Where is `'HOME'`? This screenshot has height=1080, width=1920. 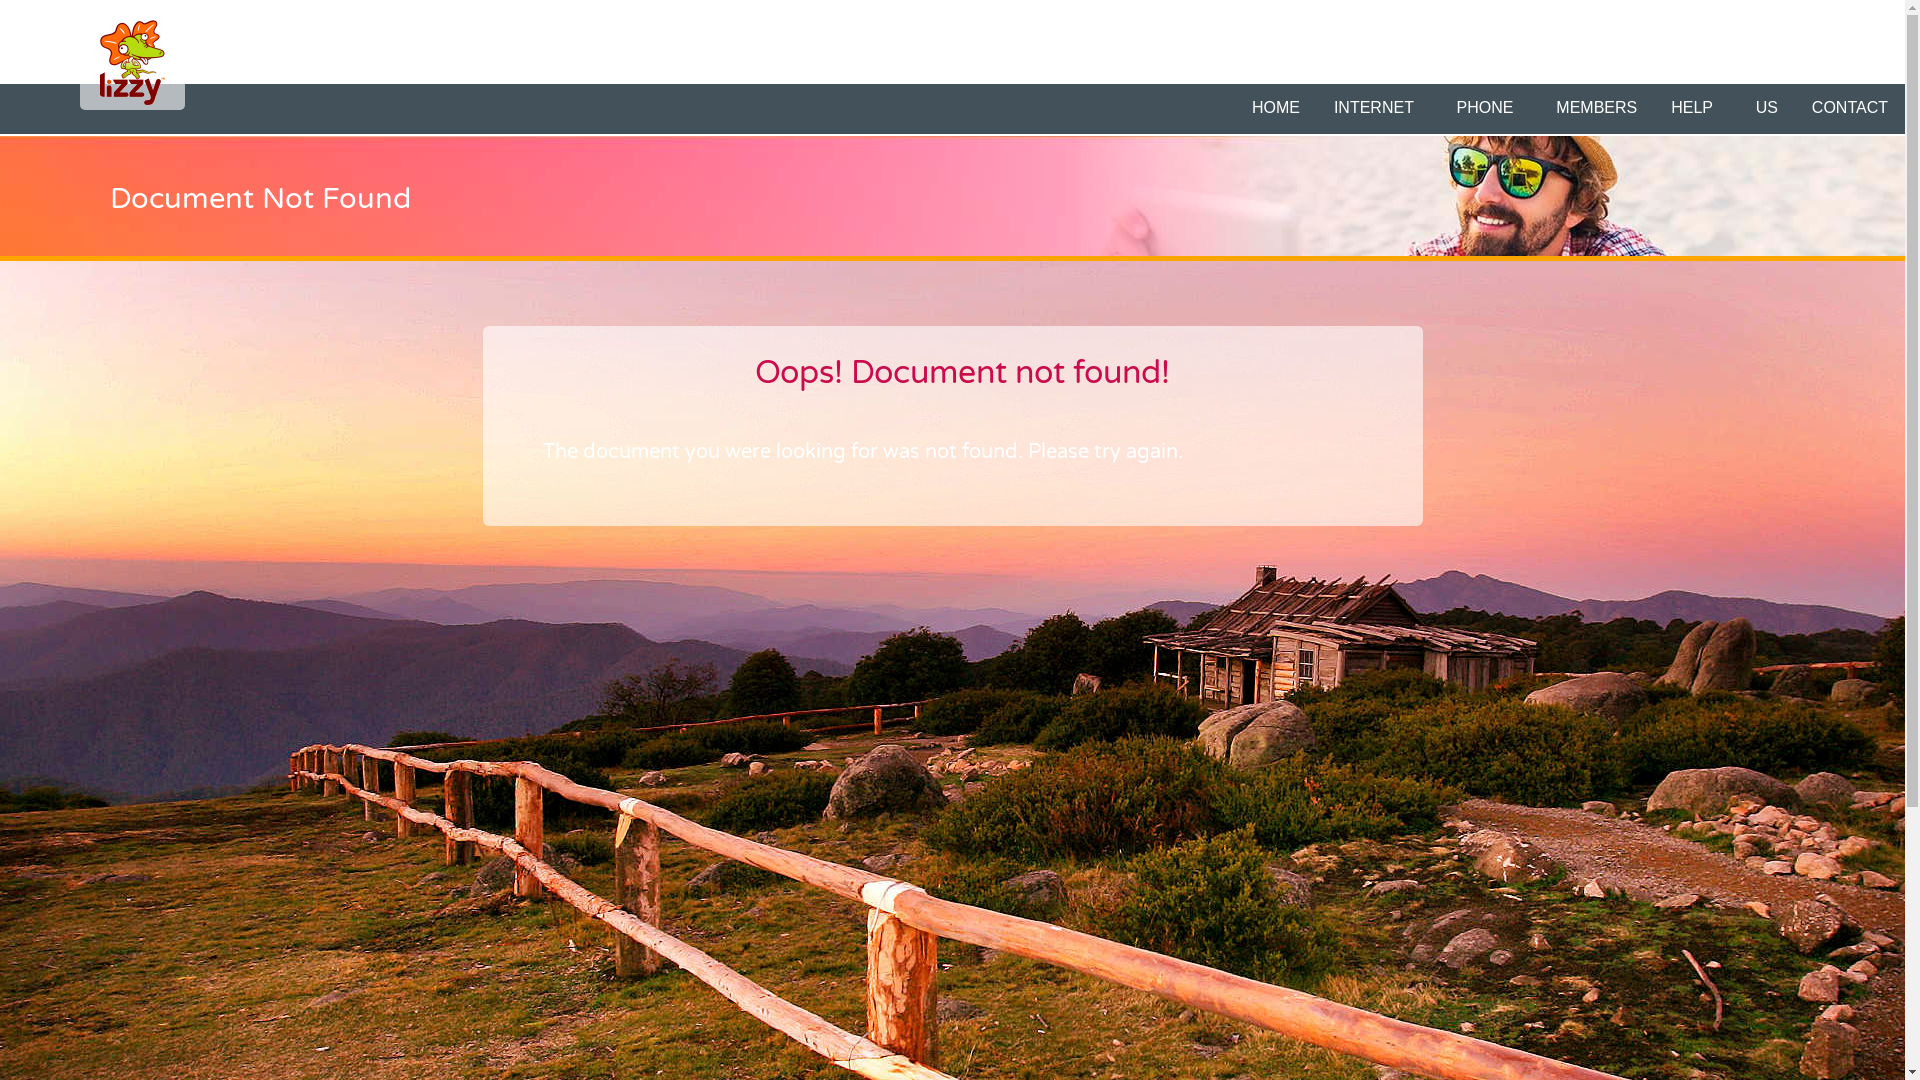 'HOME' is located at coordinates (1275, 108).